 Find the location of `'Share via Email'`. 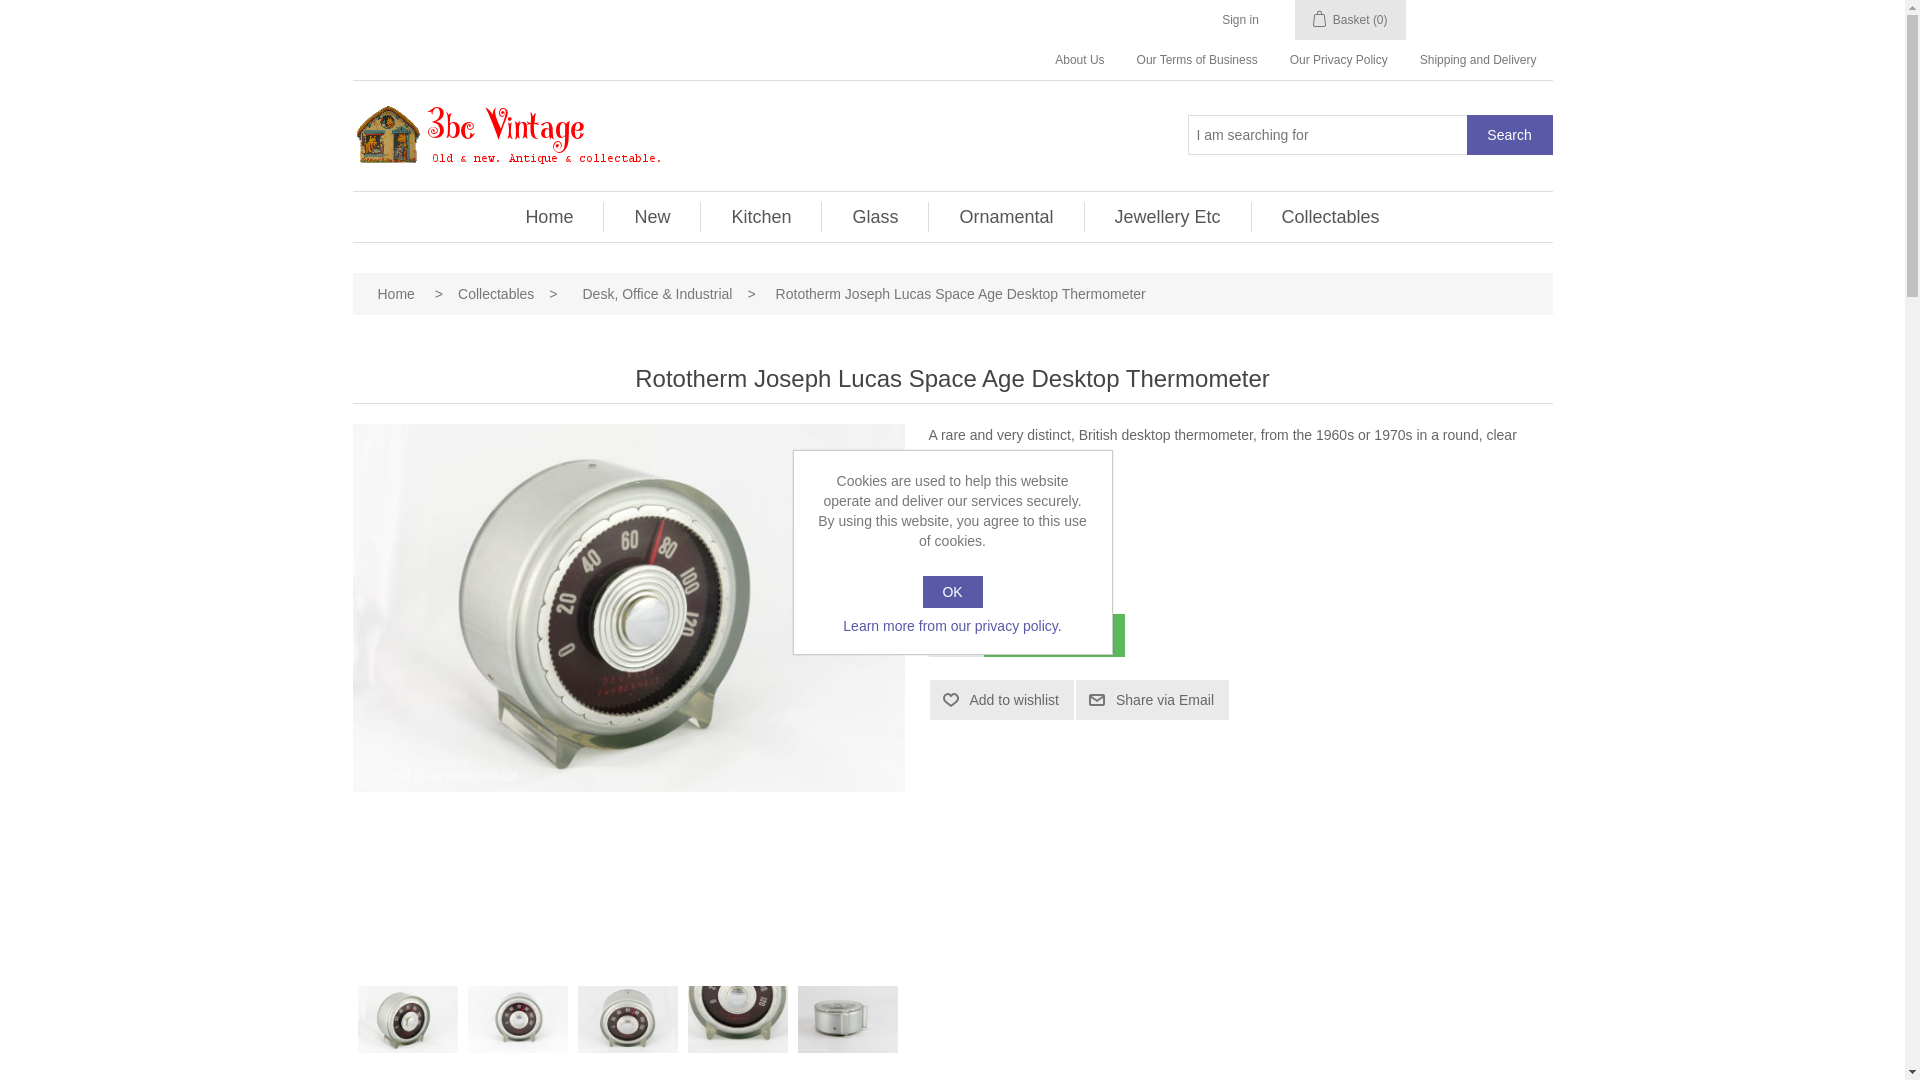

'Share via Email' is located at coordinates (1152, 698).